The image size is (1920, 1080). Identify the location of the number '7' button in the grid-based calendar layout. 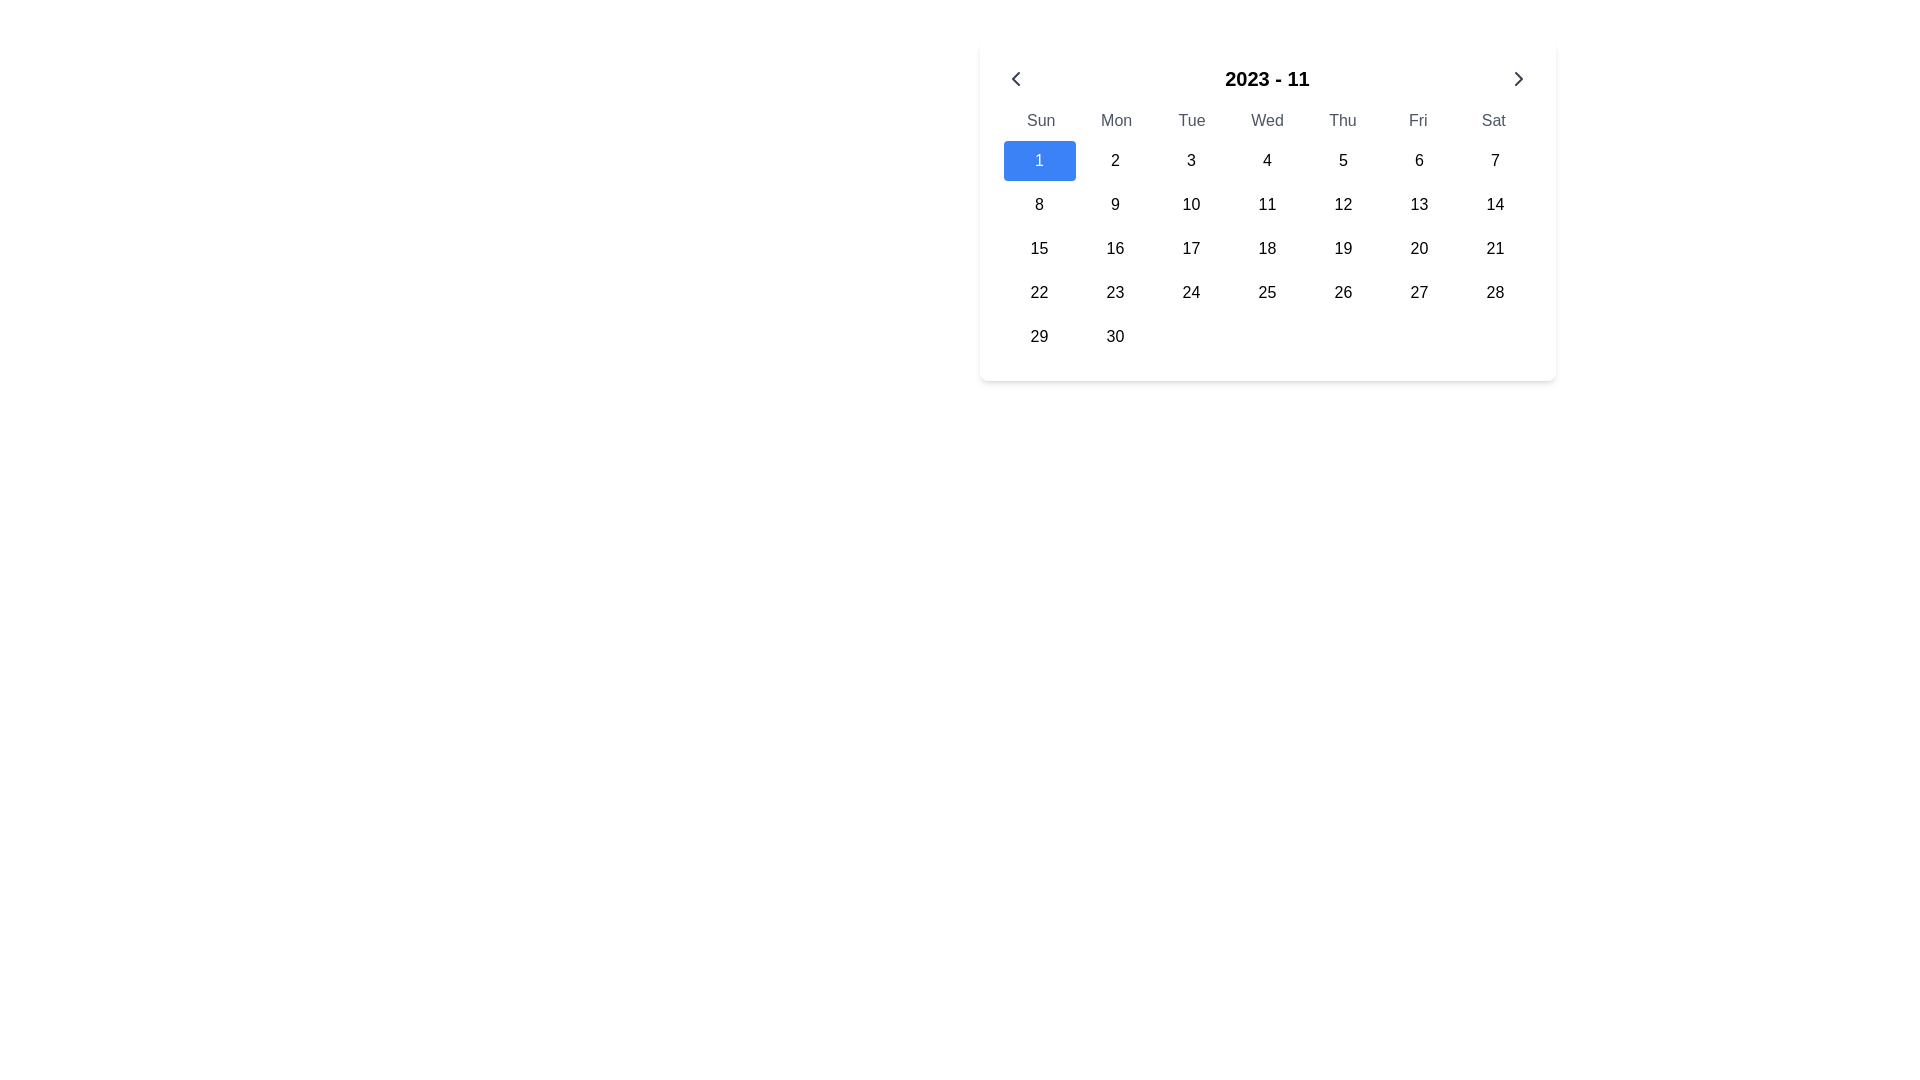
(1495, 160).